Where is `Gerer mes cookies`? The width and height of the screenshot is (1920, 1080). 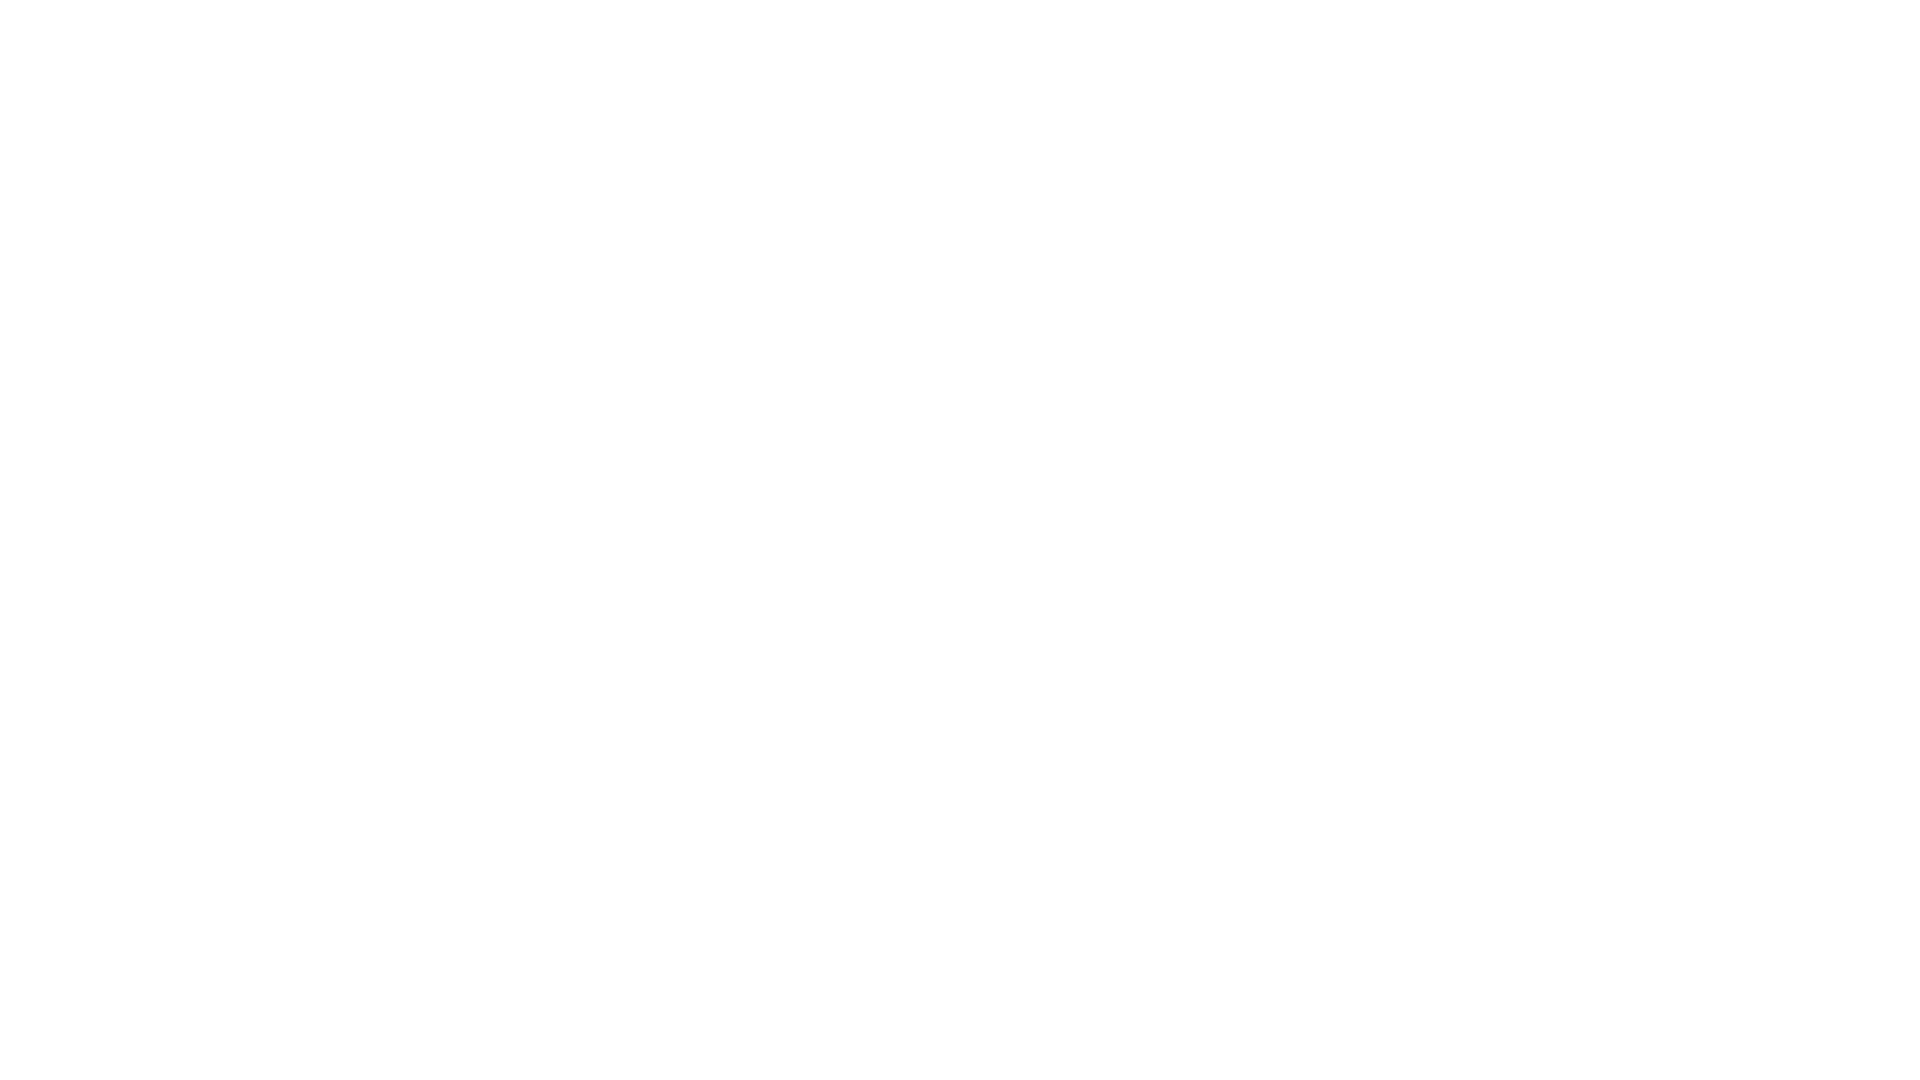
Gerer mes cookies is located at coordinates (1261, 341).